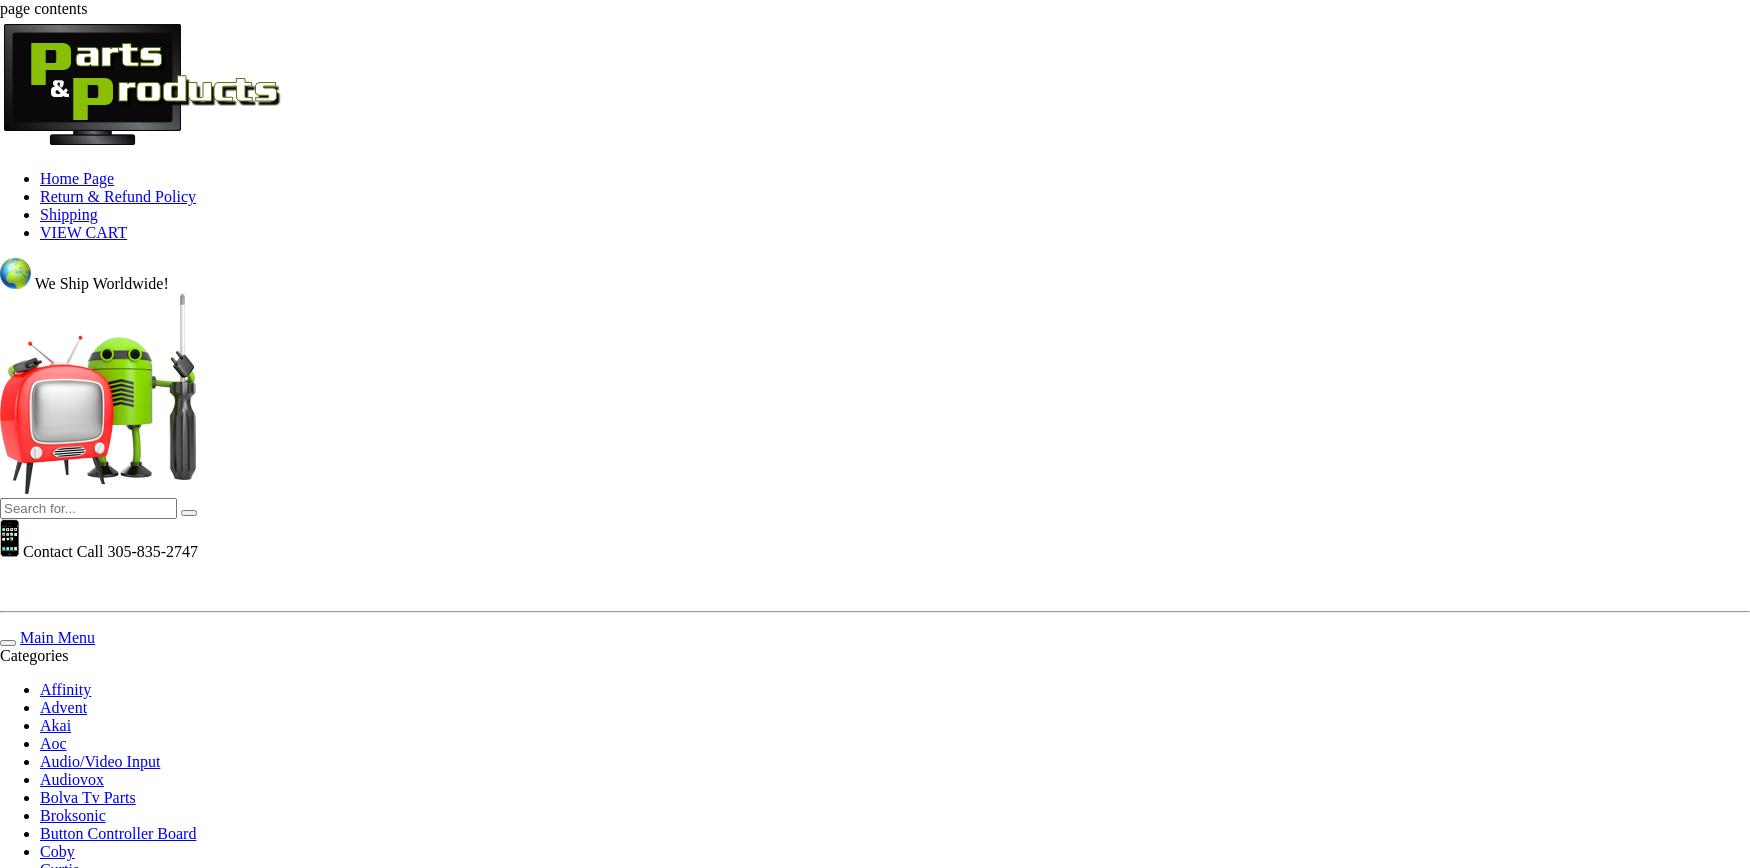 This screenshot has height=868, width=1750. I want to click on 'Affinity', so click(65, 689).